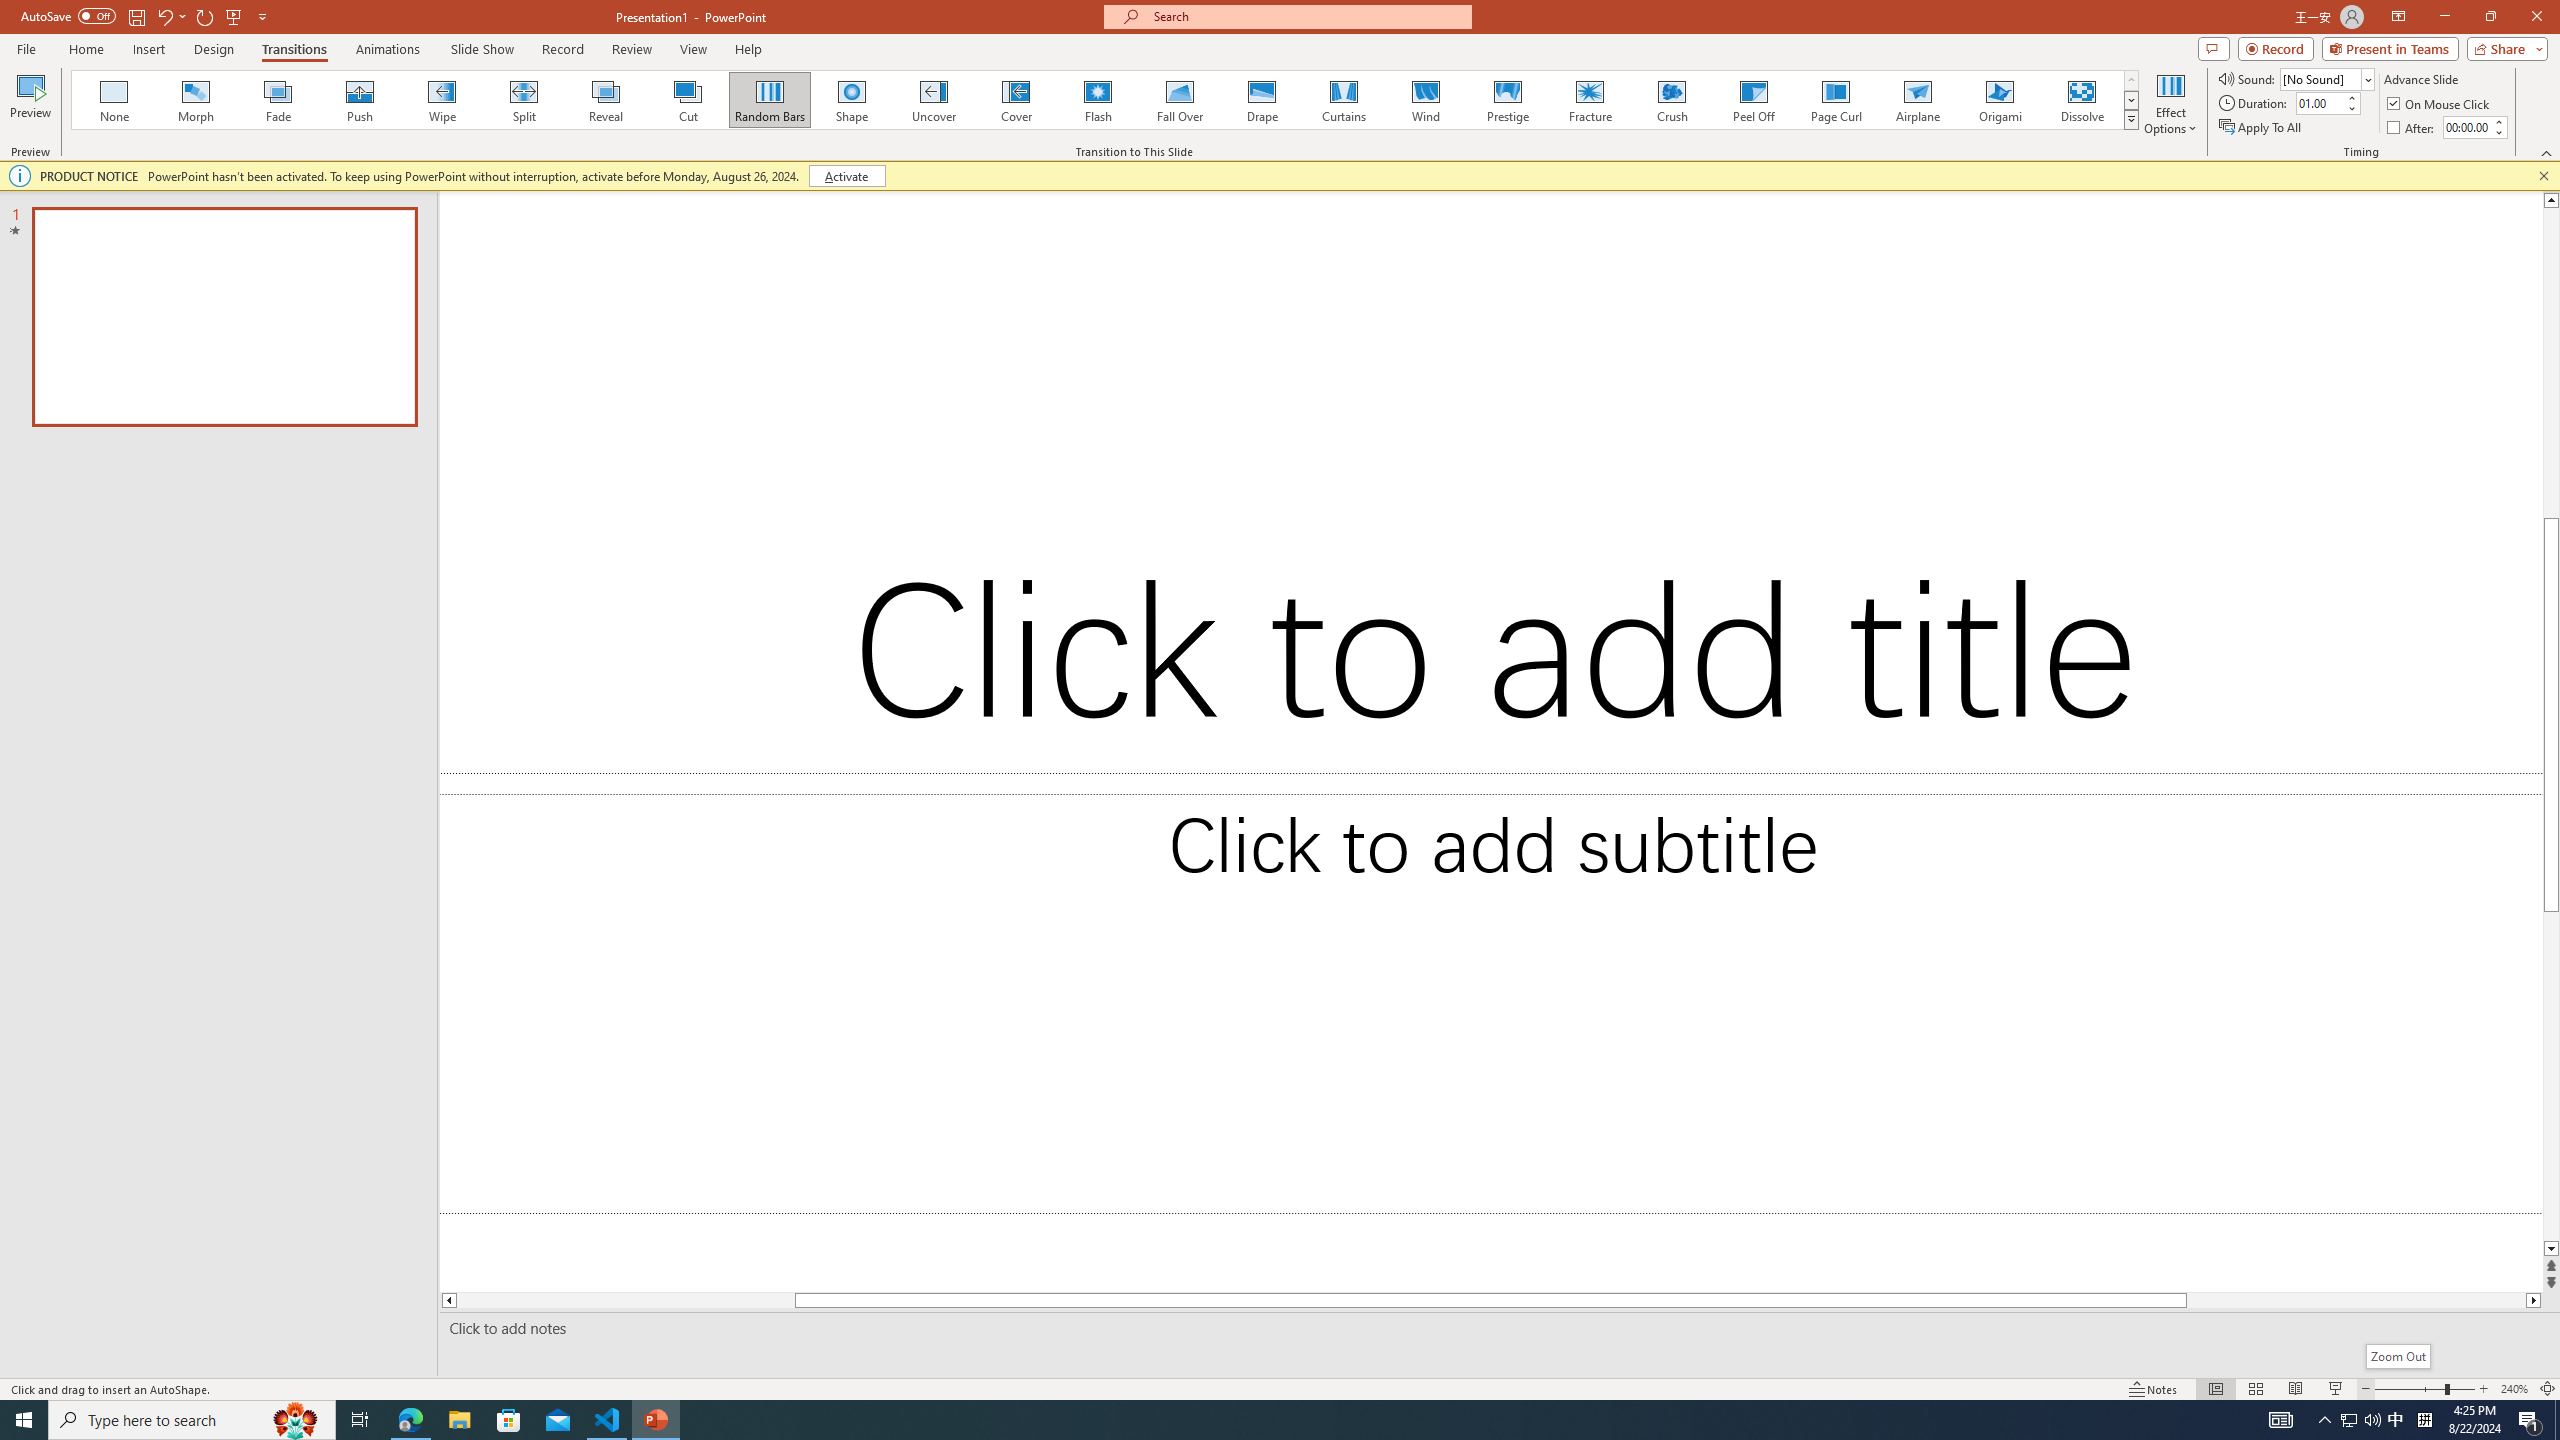  I want to click on 'Uncover', so click(933, 99).